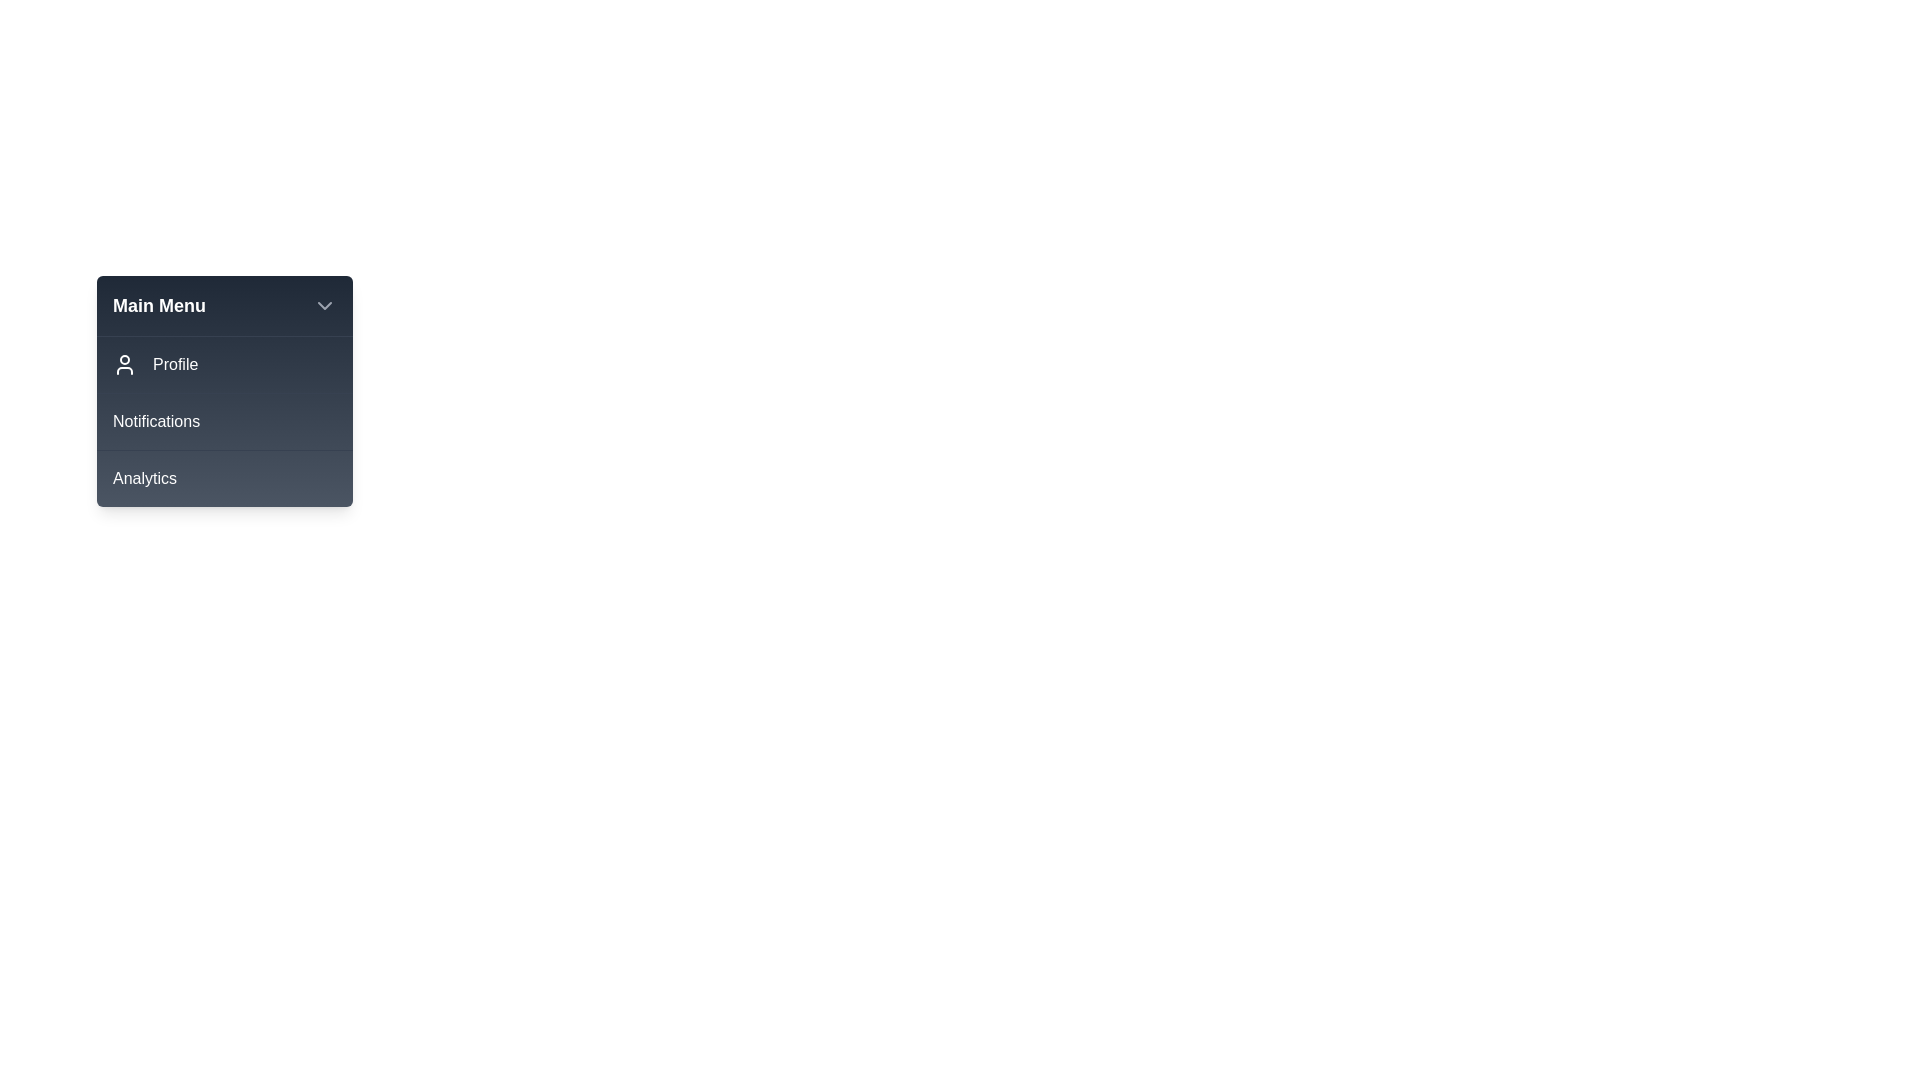 Image resolution: width=1920 pixels, height=1080 pixels. What do you see at coordinates (225, 365) in the screenshot?
I see `the menu item Profile from the interactive menu` at bounding box center [225, 365].